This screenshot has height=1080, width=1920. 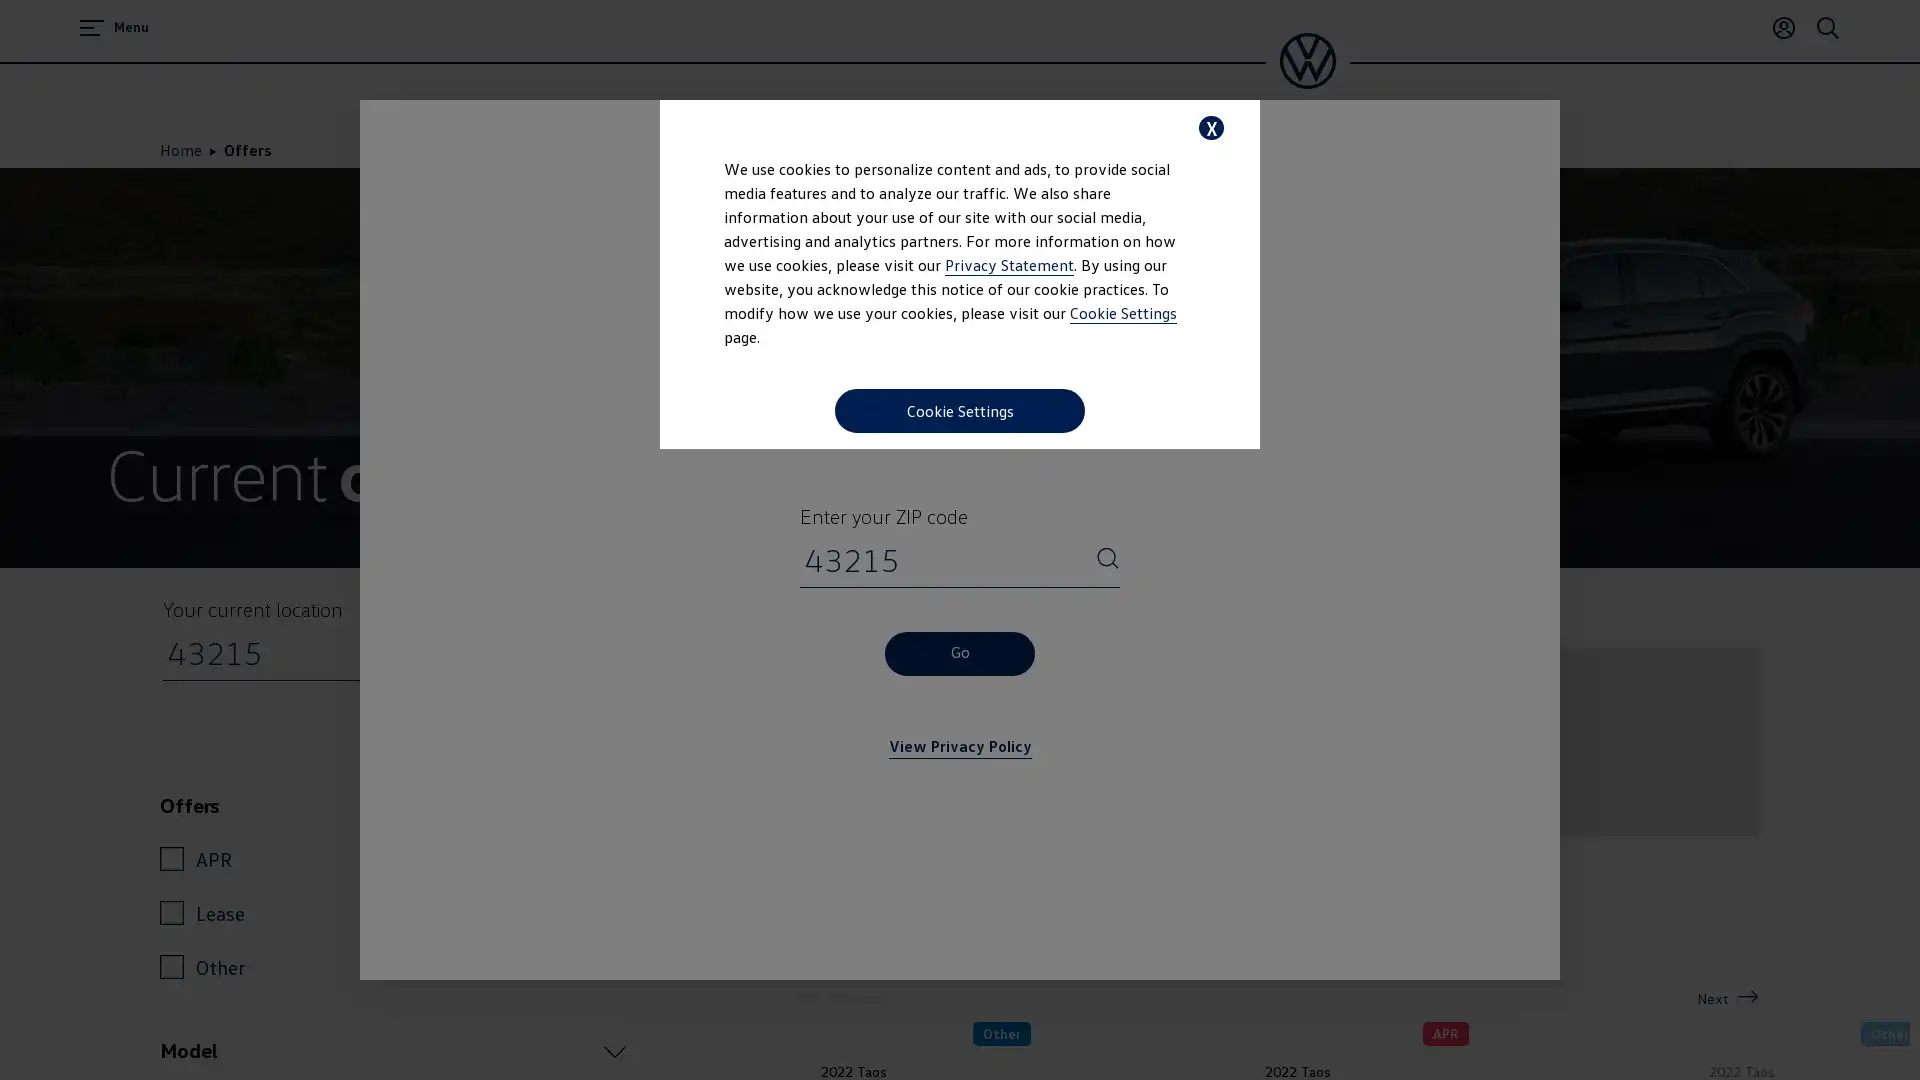 What do you see at coordinates (842, 998) in the screenshot?
I see `Previous` at bounding box center [842, 998].